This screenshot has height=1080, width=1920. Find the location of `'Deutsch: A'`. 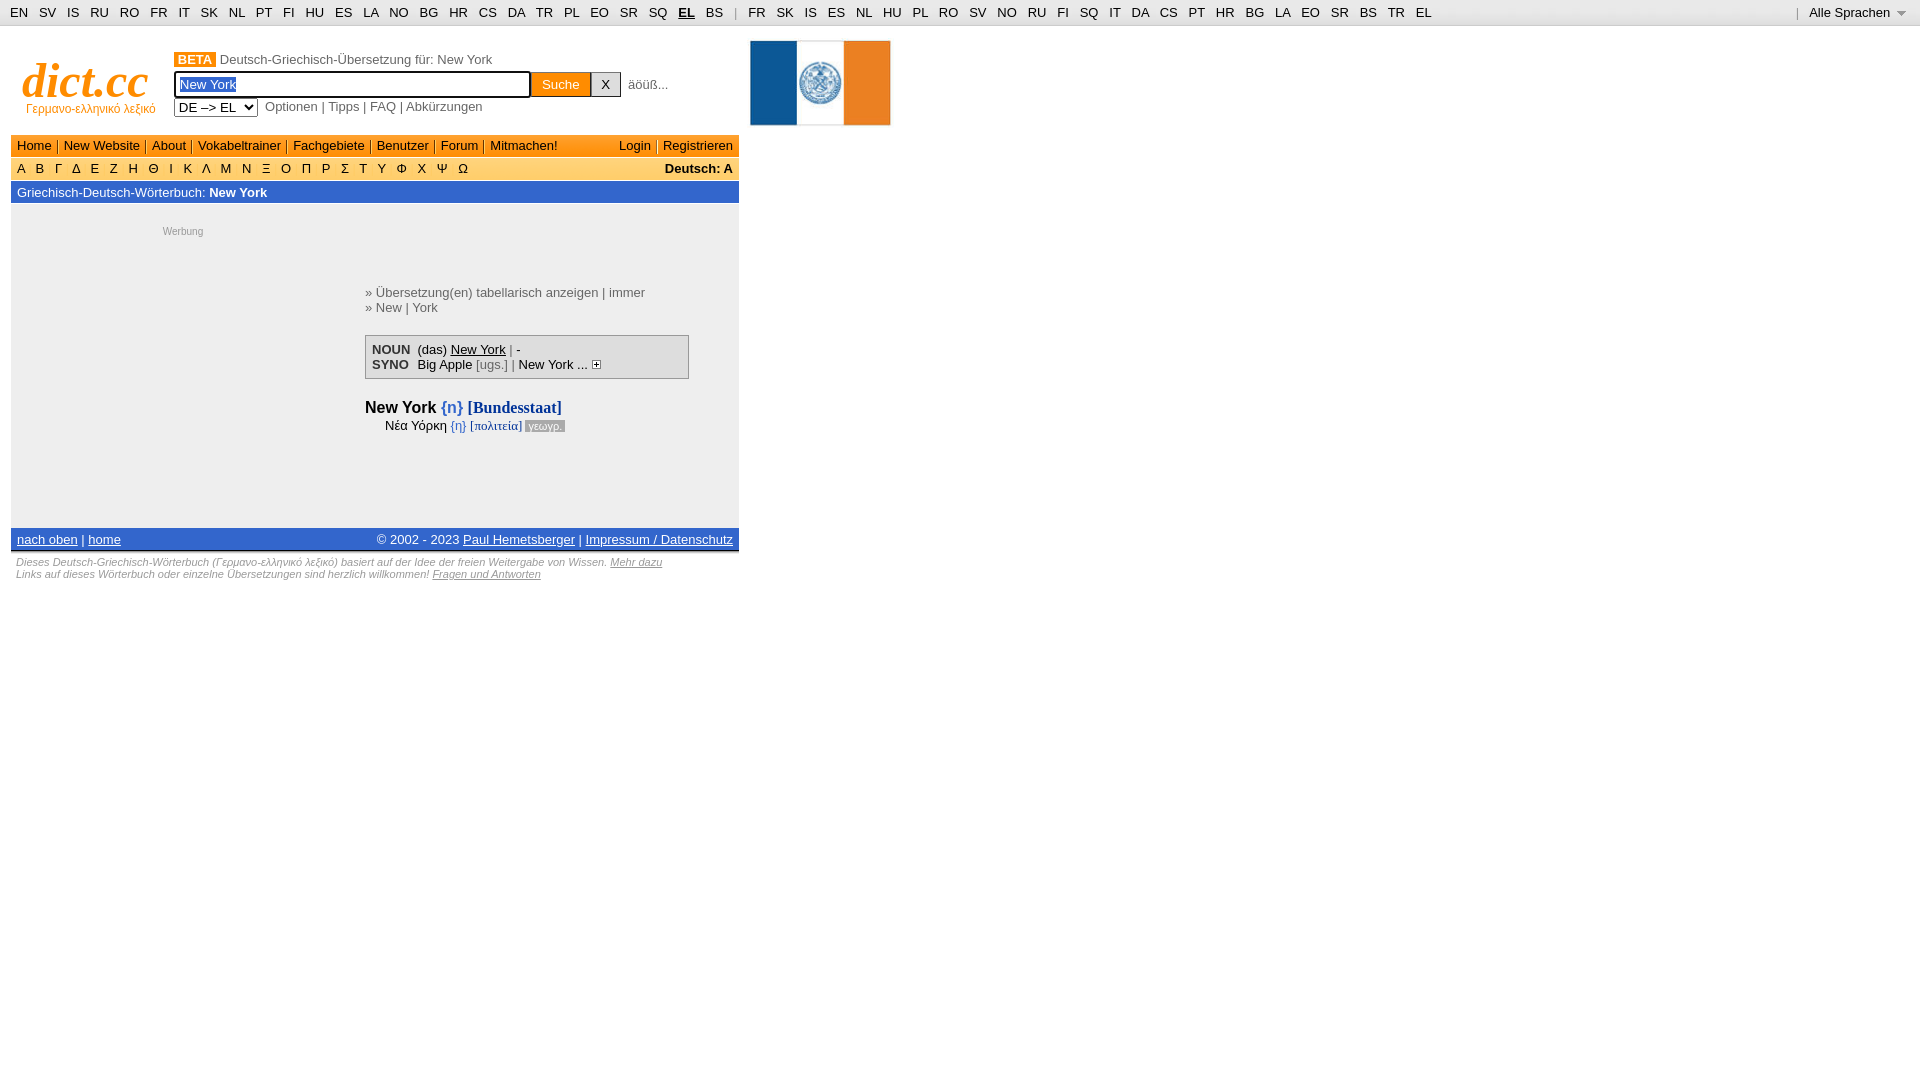

'Deutsch: A' is located at coordinates (699, 167).